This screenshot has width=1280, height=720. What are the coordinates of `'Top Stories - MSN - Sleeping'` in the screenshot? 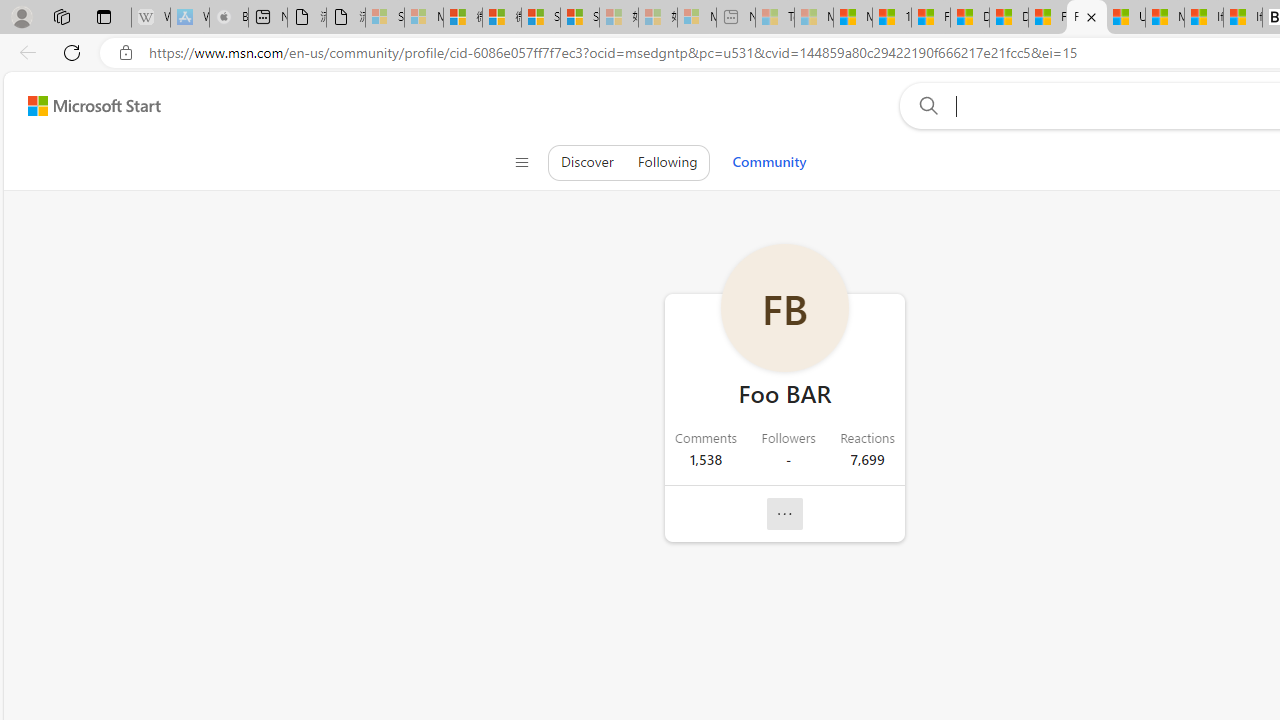 It's located at (774, 17).